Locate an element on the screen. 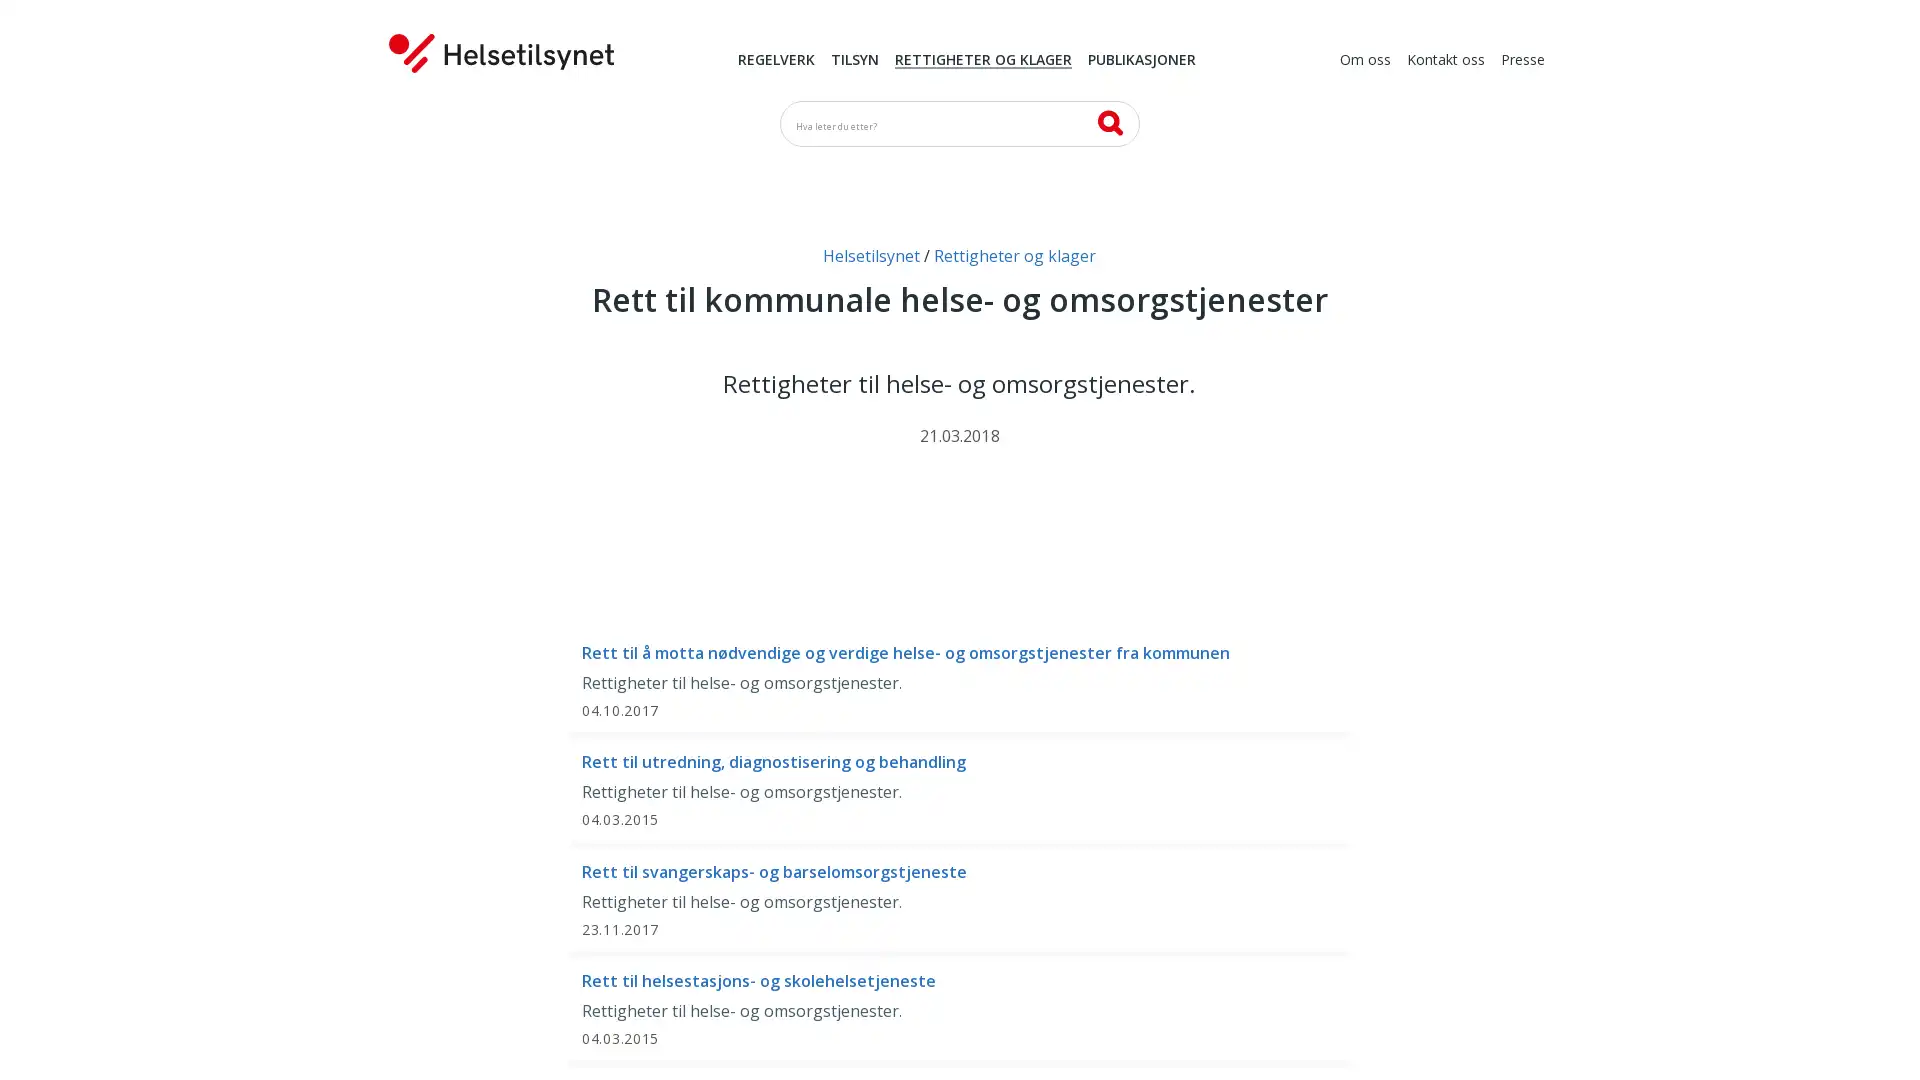 This screenshot has height=1080, width=1920. SK is located at coordinates (1108, 122).